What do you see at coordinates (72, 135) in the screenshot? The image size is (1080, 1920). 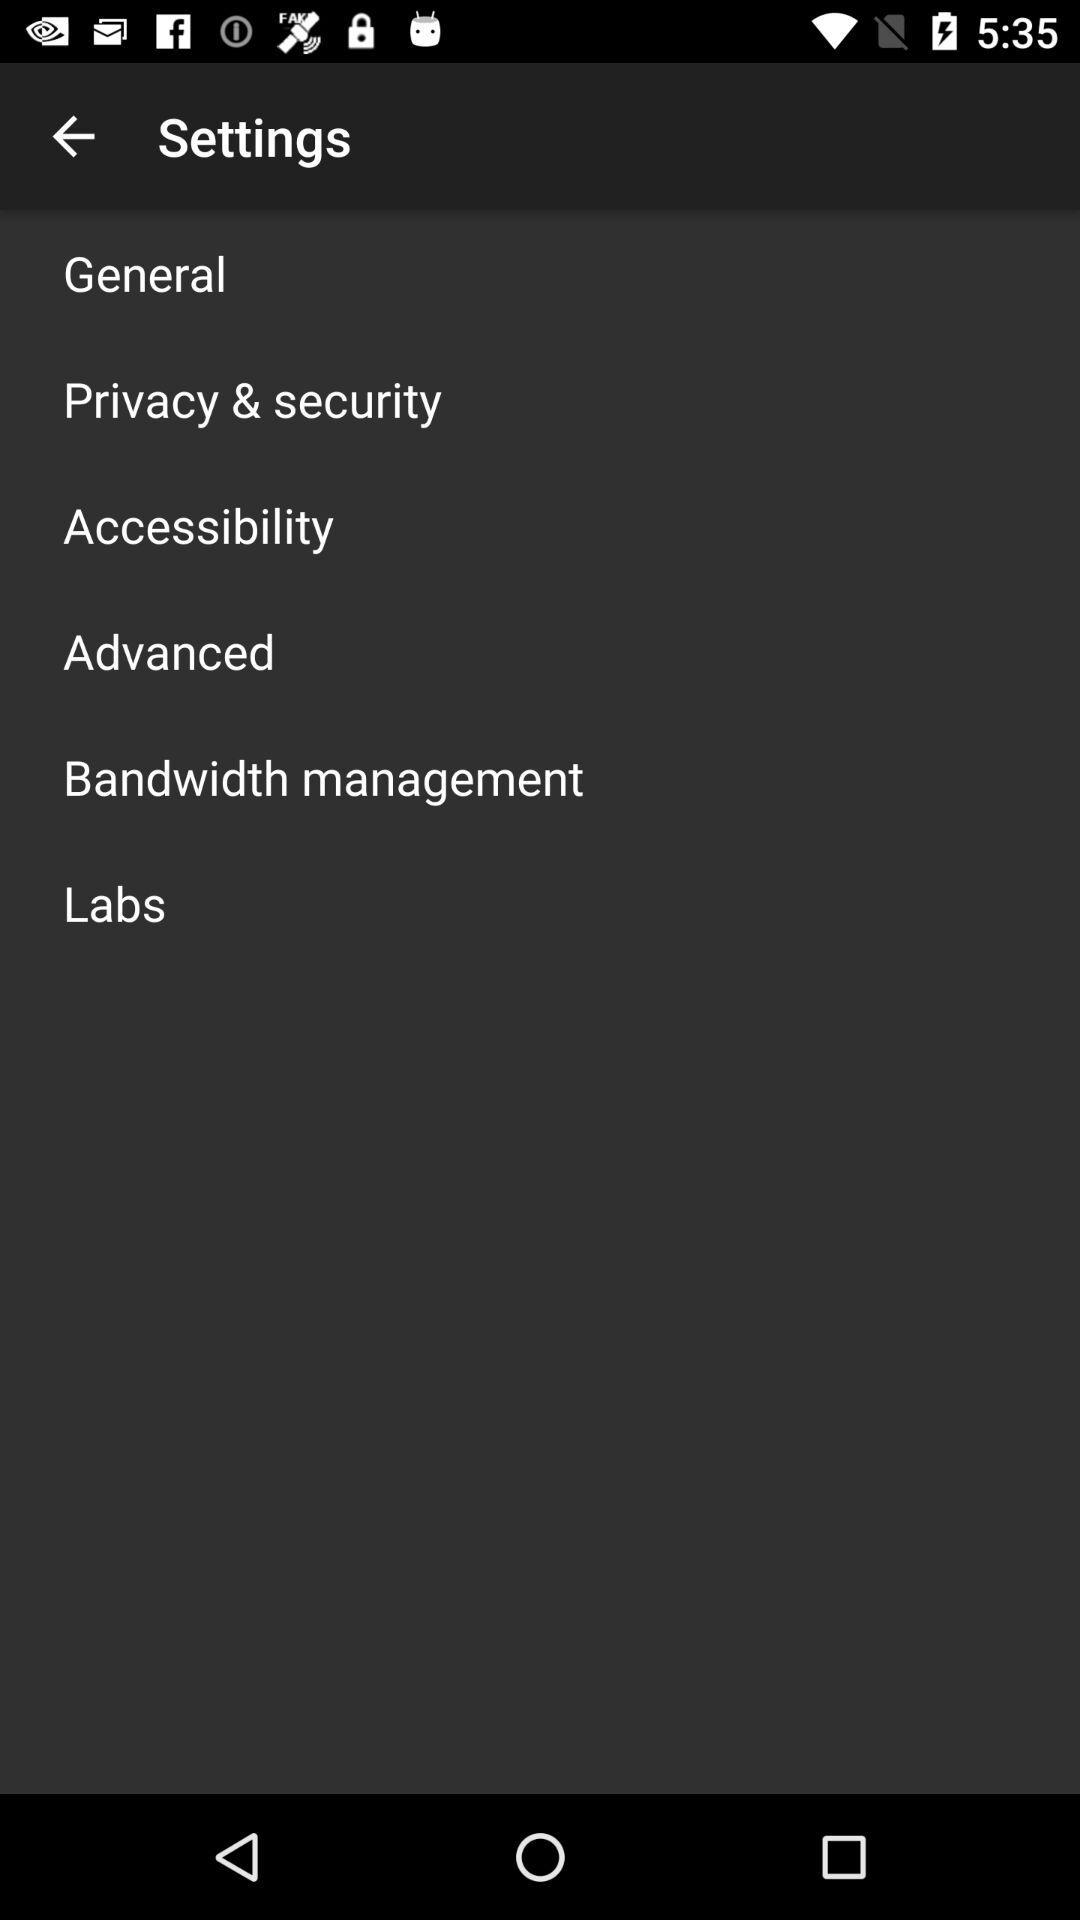 I see `icon above general` at bounding box center [72, 135].